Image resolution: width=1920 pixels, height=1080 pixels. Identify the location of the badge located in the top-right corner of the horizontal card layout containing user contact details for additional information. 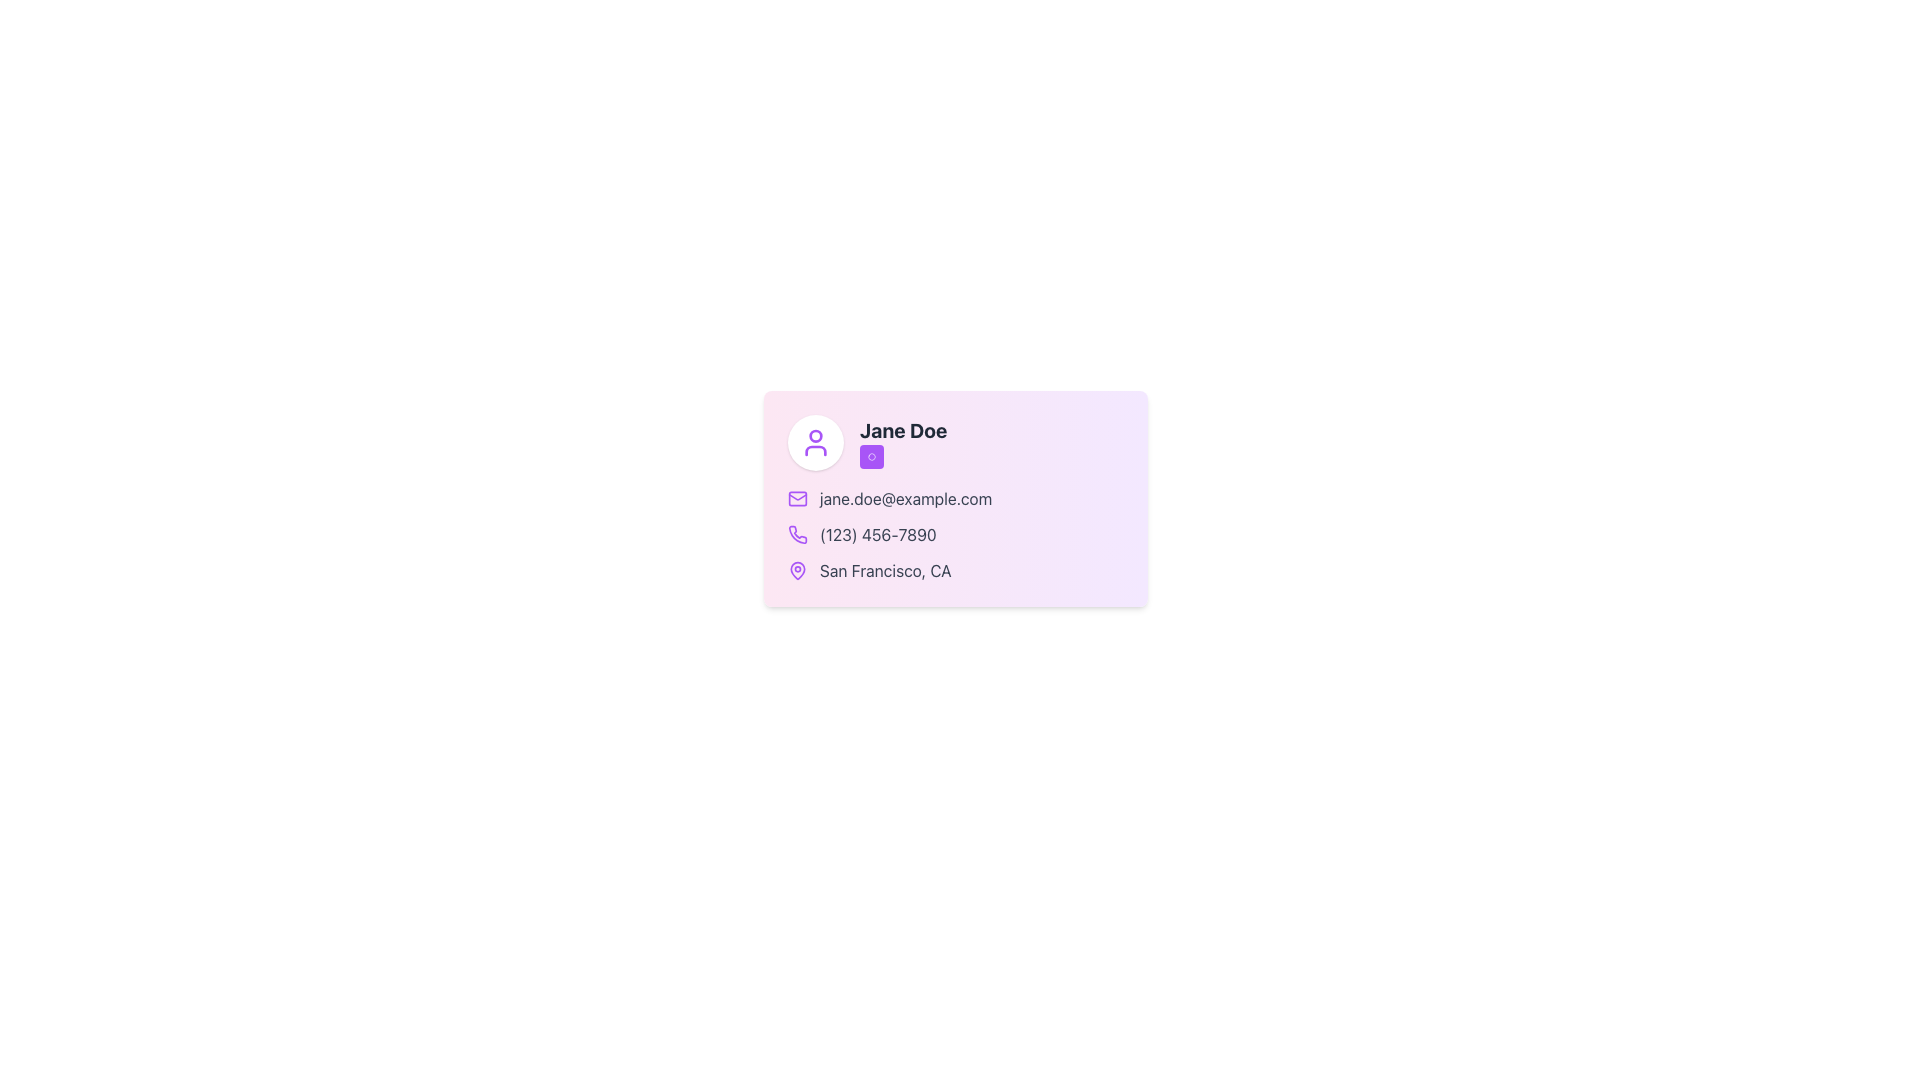
(902, 442).